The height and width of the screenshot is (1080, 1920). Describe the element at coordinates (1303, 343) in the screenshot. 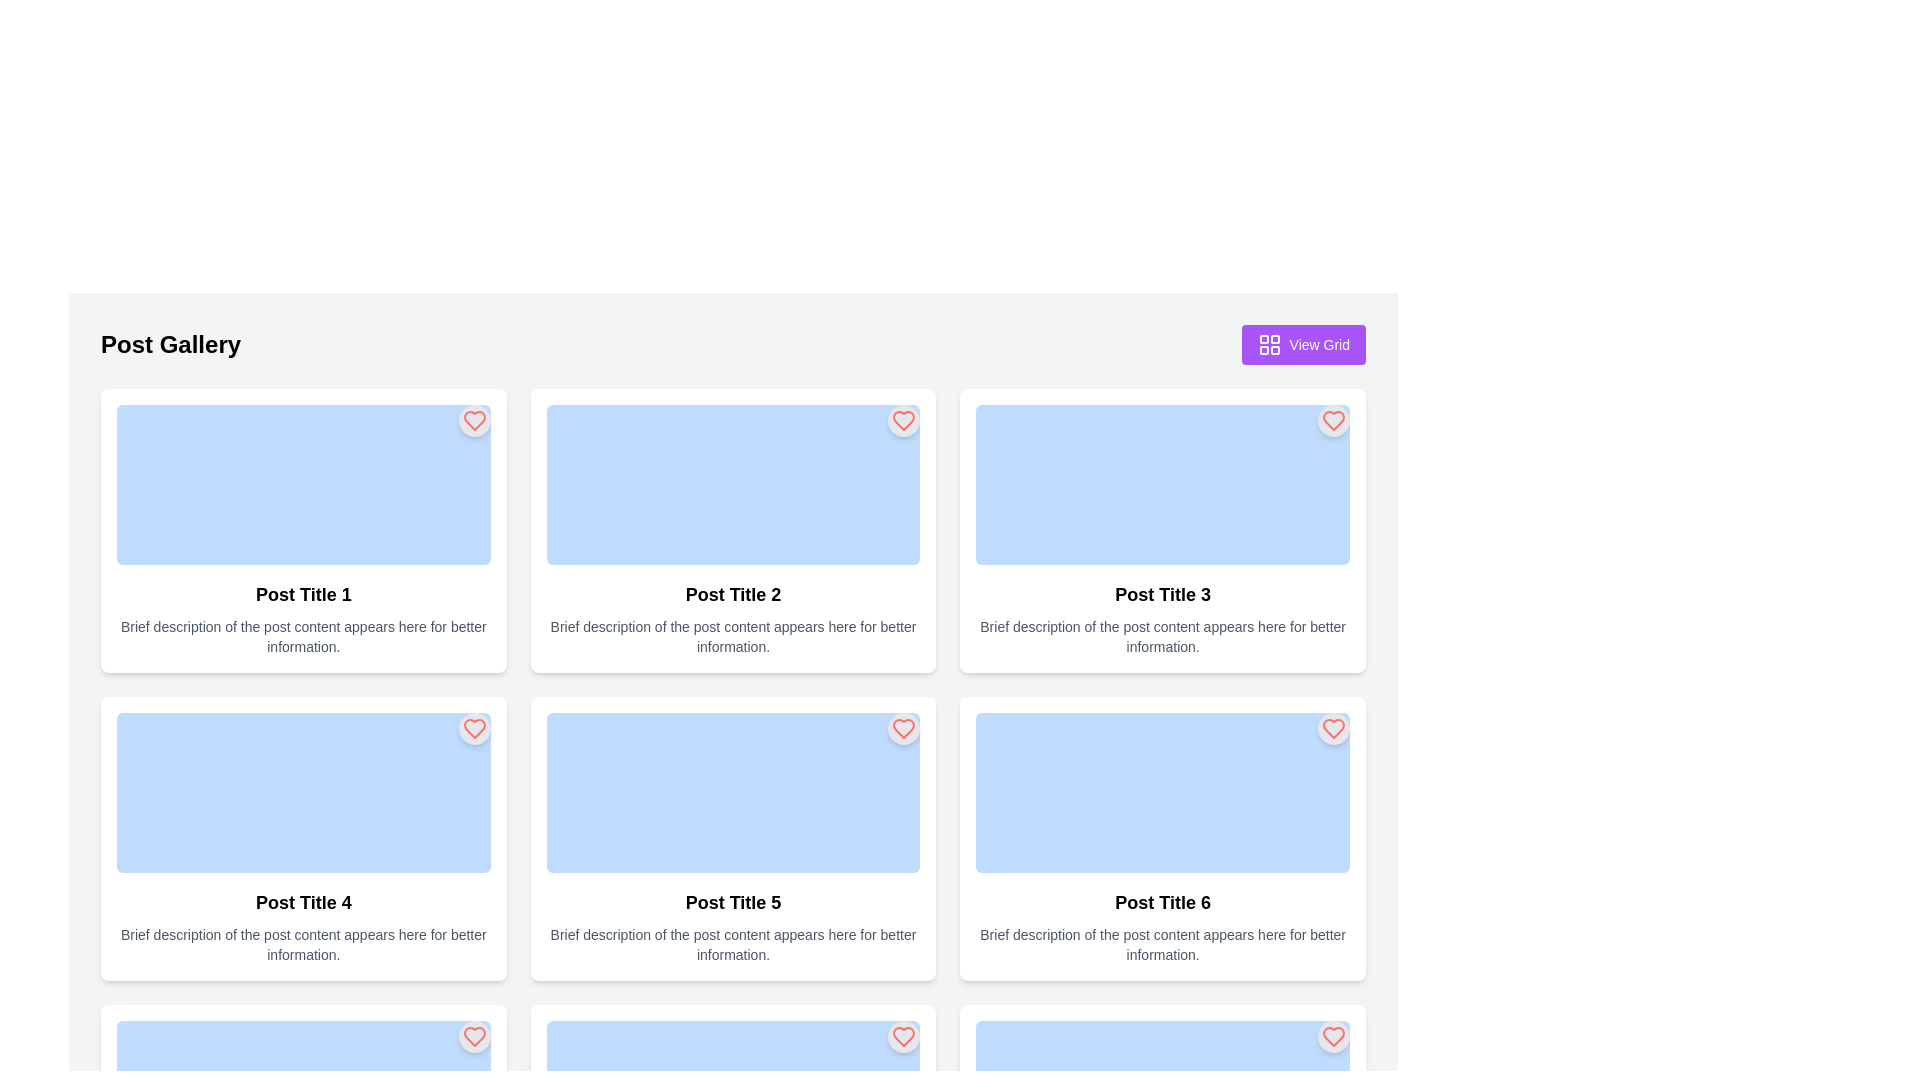

I see `the button in the upper-right corner of the 'Post Gallery' section to observe potential visual effects` at that location.